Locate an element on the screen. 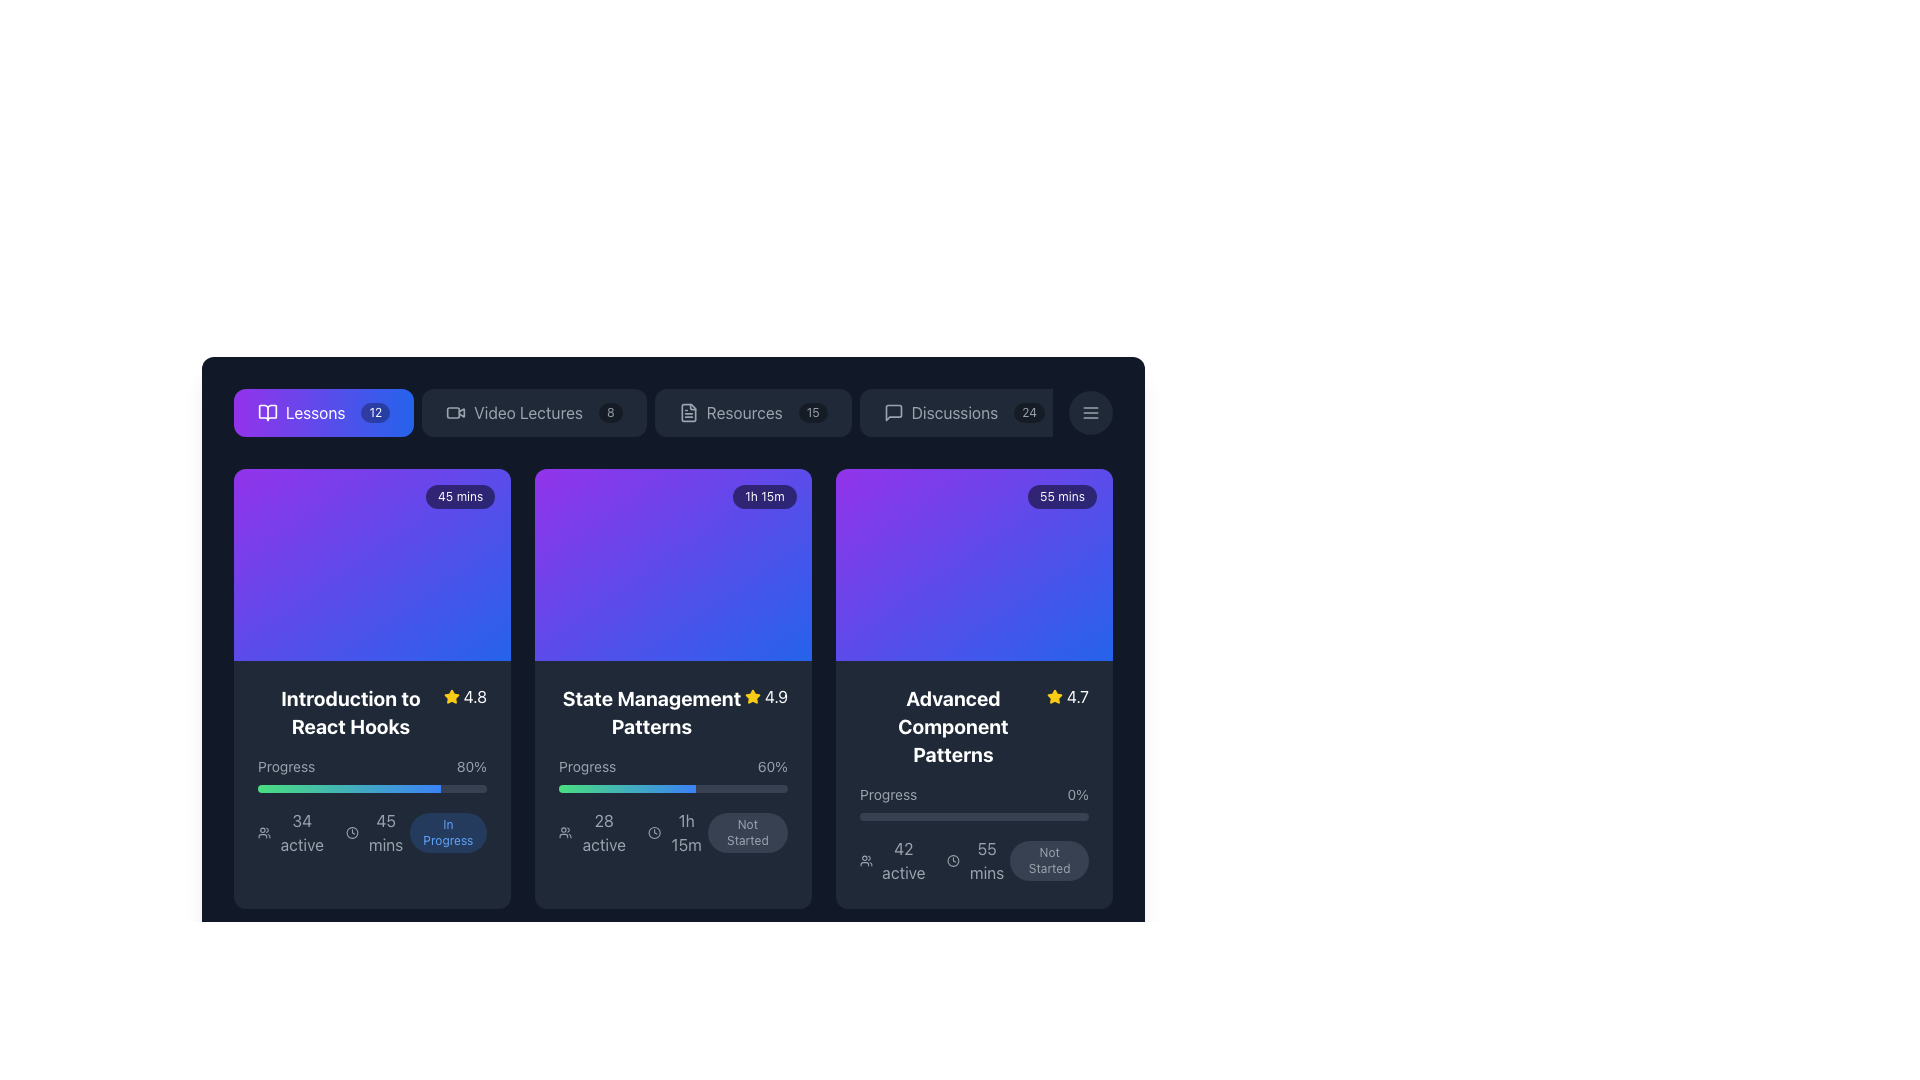 This screenshot has height=1080, width=1920. the Progress bar located within the 'Introduction to React Hooks' card, below the 'Progress' label and '80%' progress indicator text is located at coordinates (372, 788).